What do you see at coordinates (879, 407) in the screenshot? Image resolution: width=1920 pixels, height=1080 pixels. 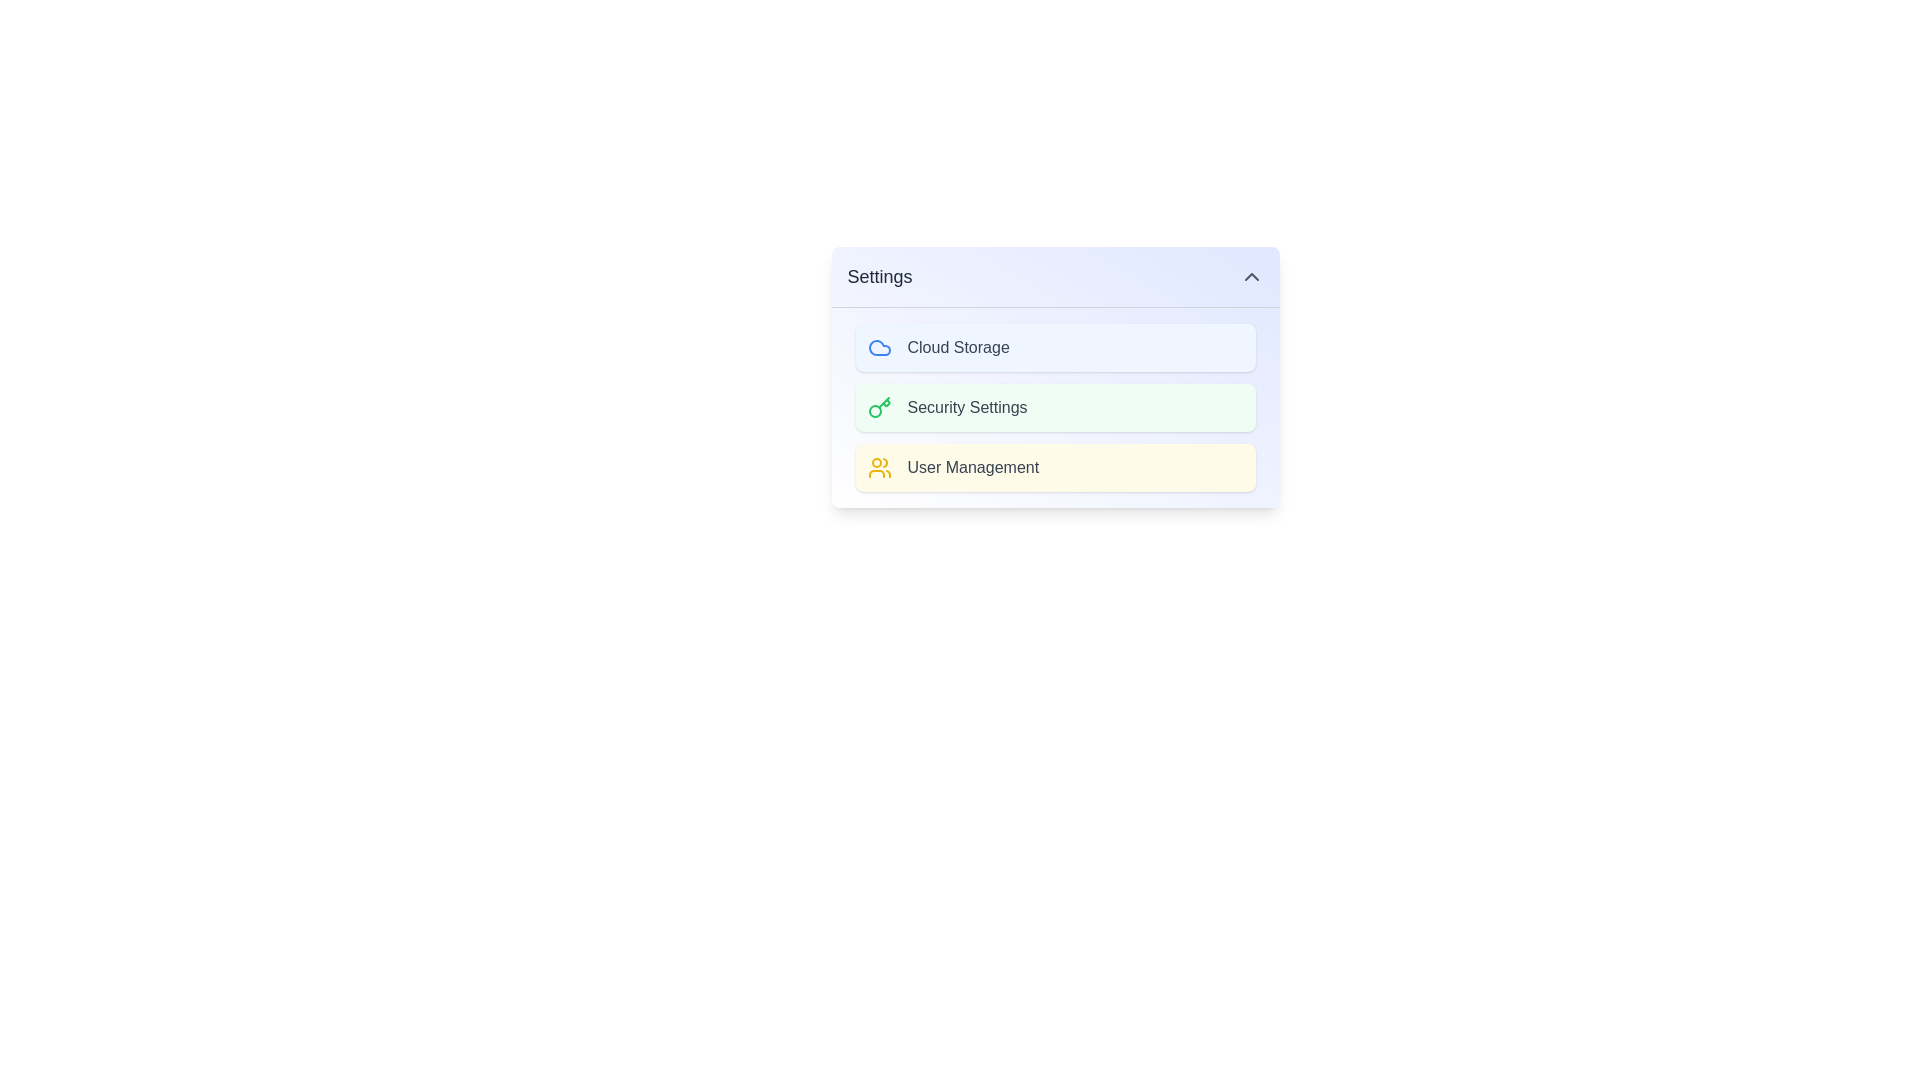 I see `the green-colored key icon that is located to the left of the text 'Security Settings'` at bounding box center [879, 407].